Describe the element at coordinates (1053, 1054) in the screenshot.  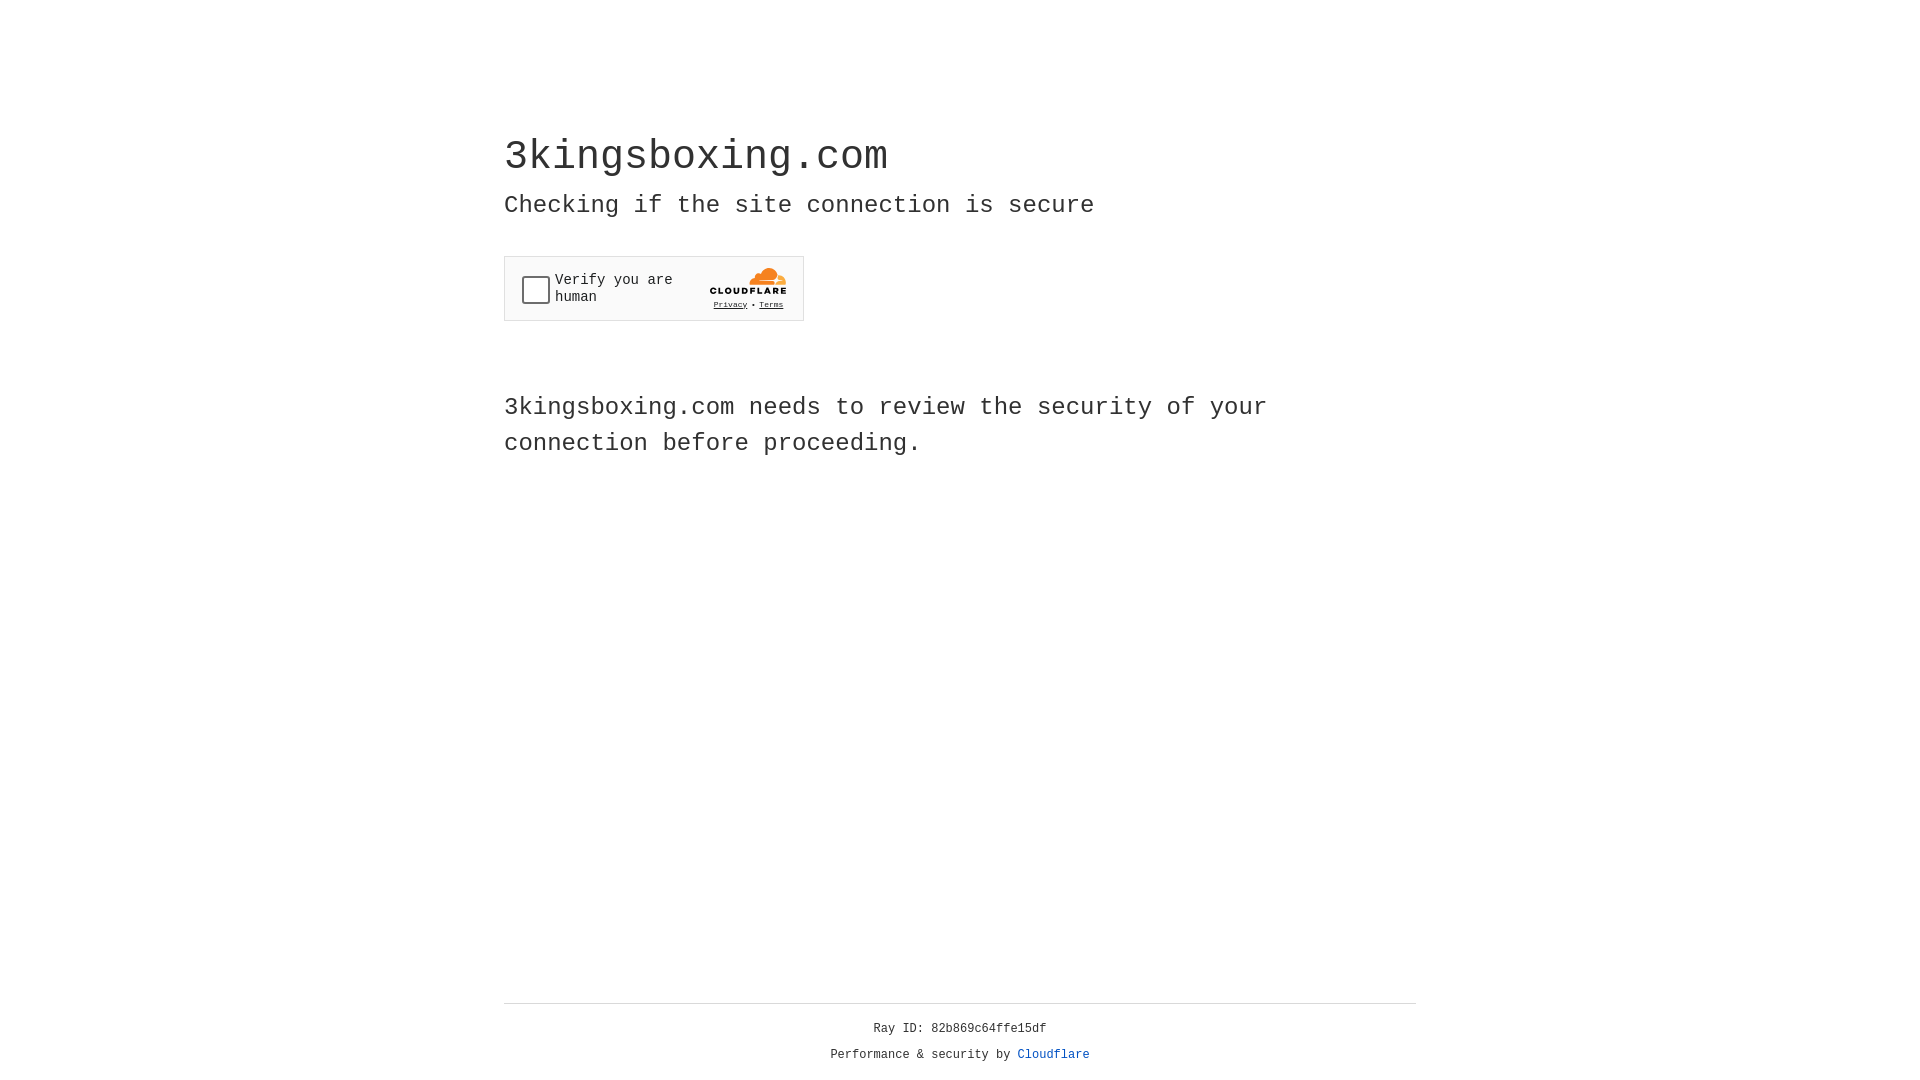
I see `'Cloudflare'` at that location.